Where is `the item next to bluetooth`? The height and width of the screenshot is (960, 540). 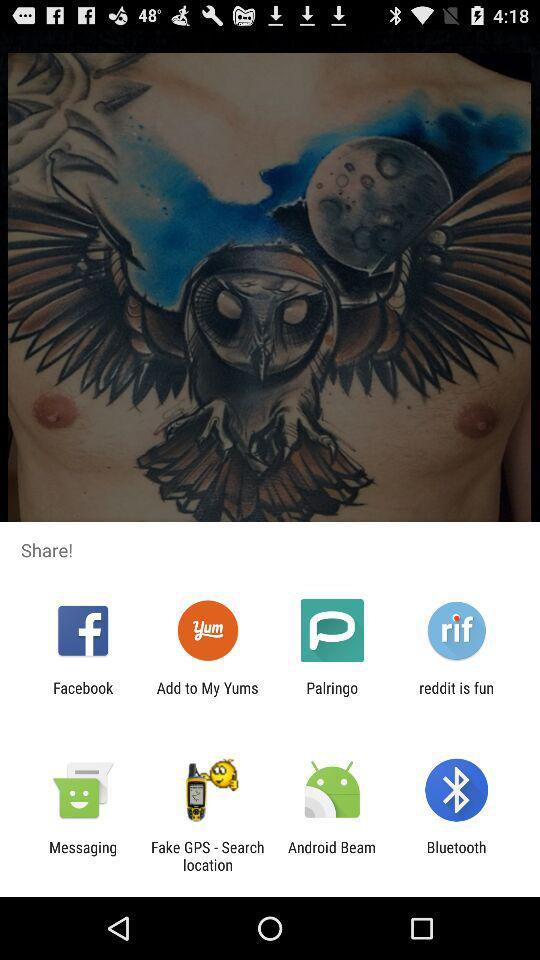
the item next to bluetooth is located at coordinates (332, 855).